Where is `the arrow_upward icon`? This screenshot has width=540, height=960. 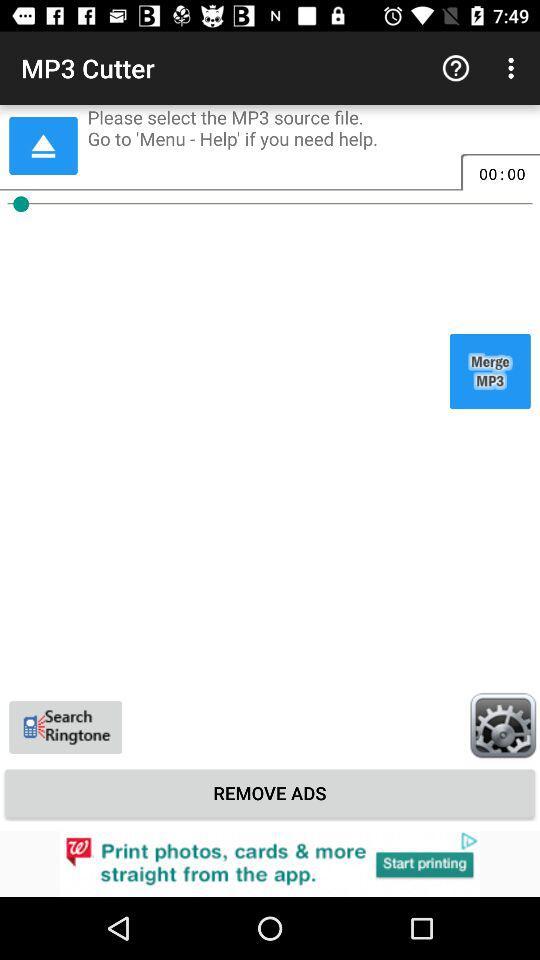
the arrow_upward icon is located at coordinates (43, 144).